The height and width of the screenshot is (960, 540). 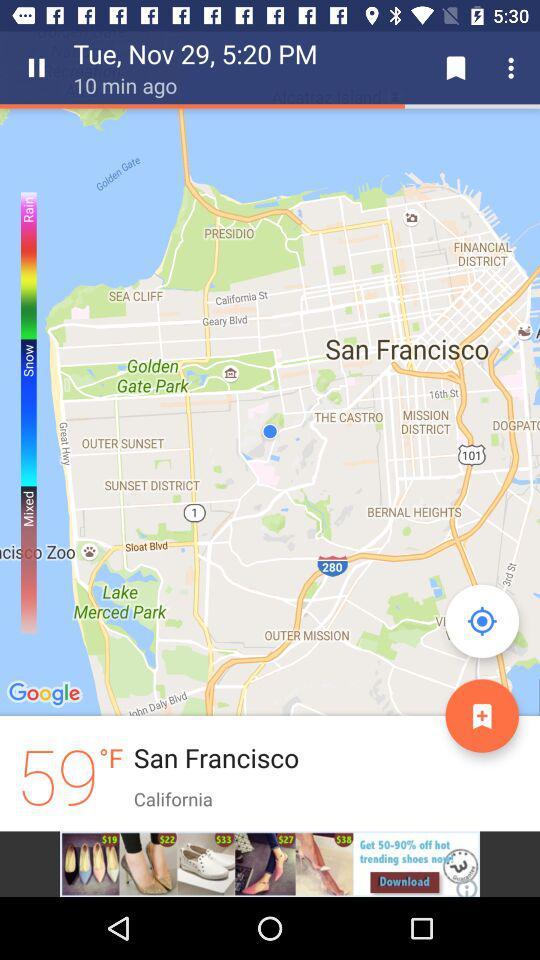 I want to click on the button beside three dotted icon in the page, so click(x=456, y=68).